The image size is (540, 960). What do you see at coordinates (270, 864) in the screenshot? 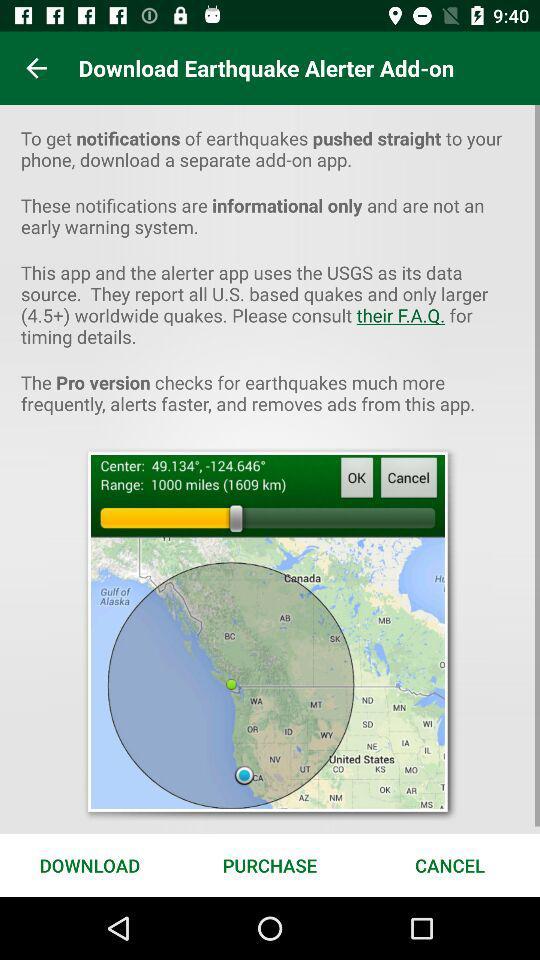
I see `the icon to the right of download icon` at bounding box center [270, 864].